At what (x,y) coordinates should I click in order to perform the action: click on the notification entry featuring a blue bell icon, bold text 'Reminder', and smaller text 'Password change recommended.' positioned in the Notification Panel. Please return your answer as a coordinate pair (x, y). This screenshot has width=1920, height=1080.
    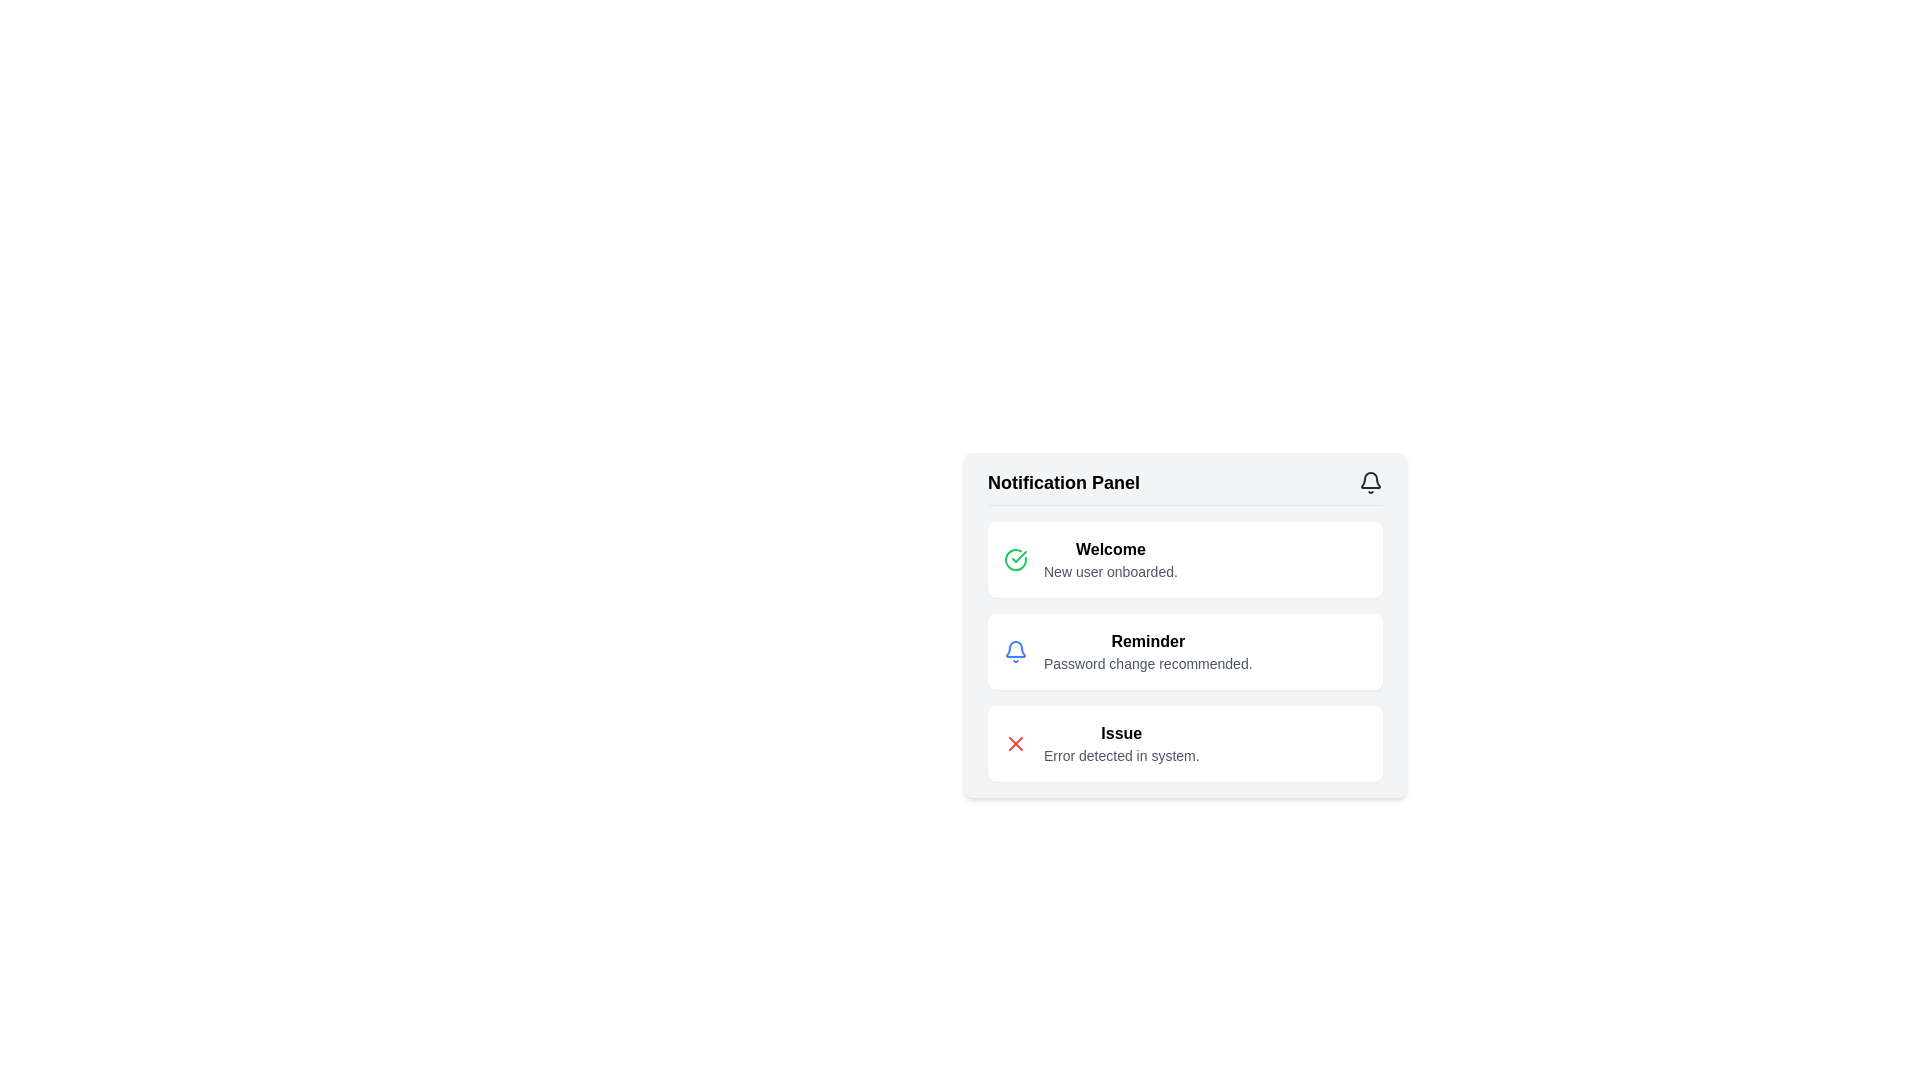
    Looking at the image, I should click on (1185, 651).